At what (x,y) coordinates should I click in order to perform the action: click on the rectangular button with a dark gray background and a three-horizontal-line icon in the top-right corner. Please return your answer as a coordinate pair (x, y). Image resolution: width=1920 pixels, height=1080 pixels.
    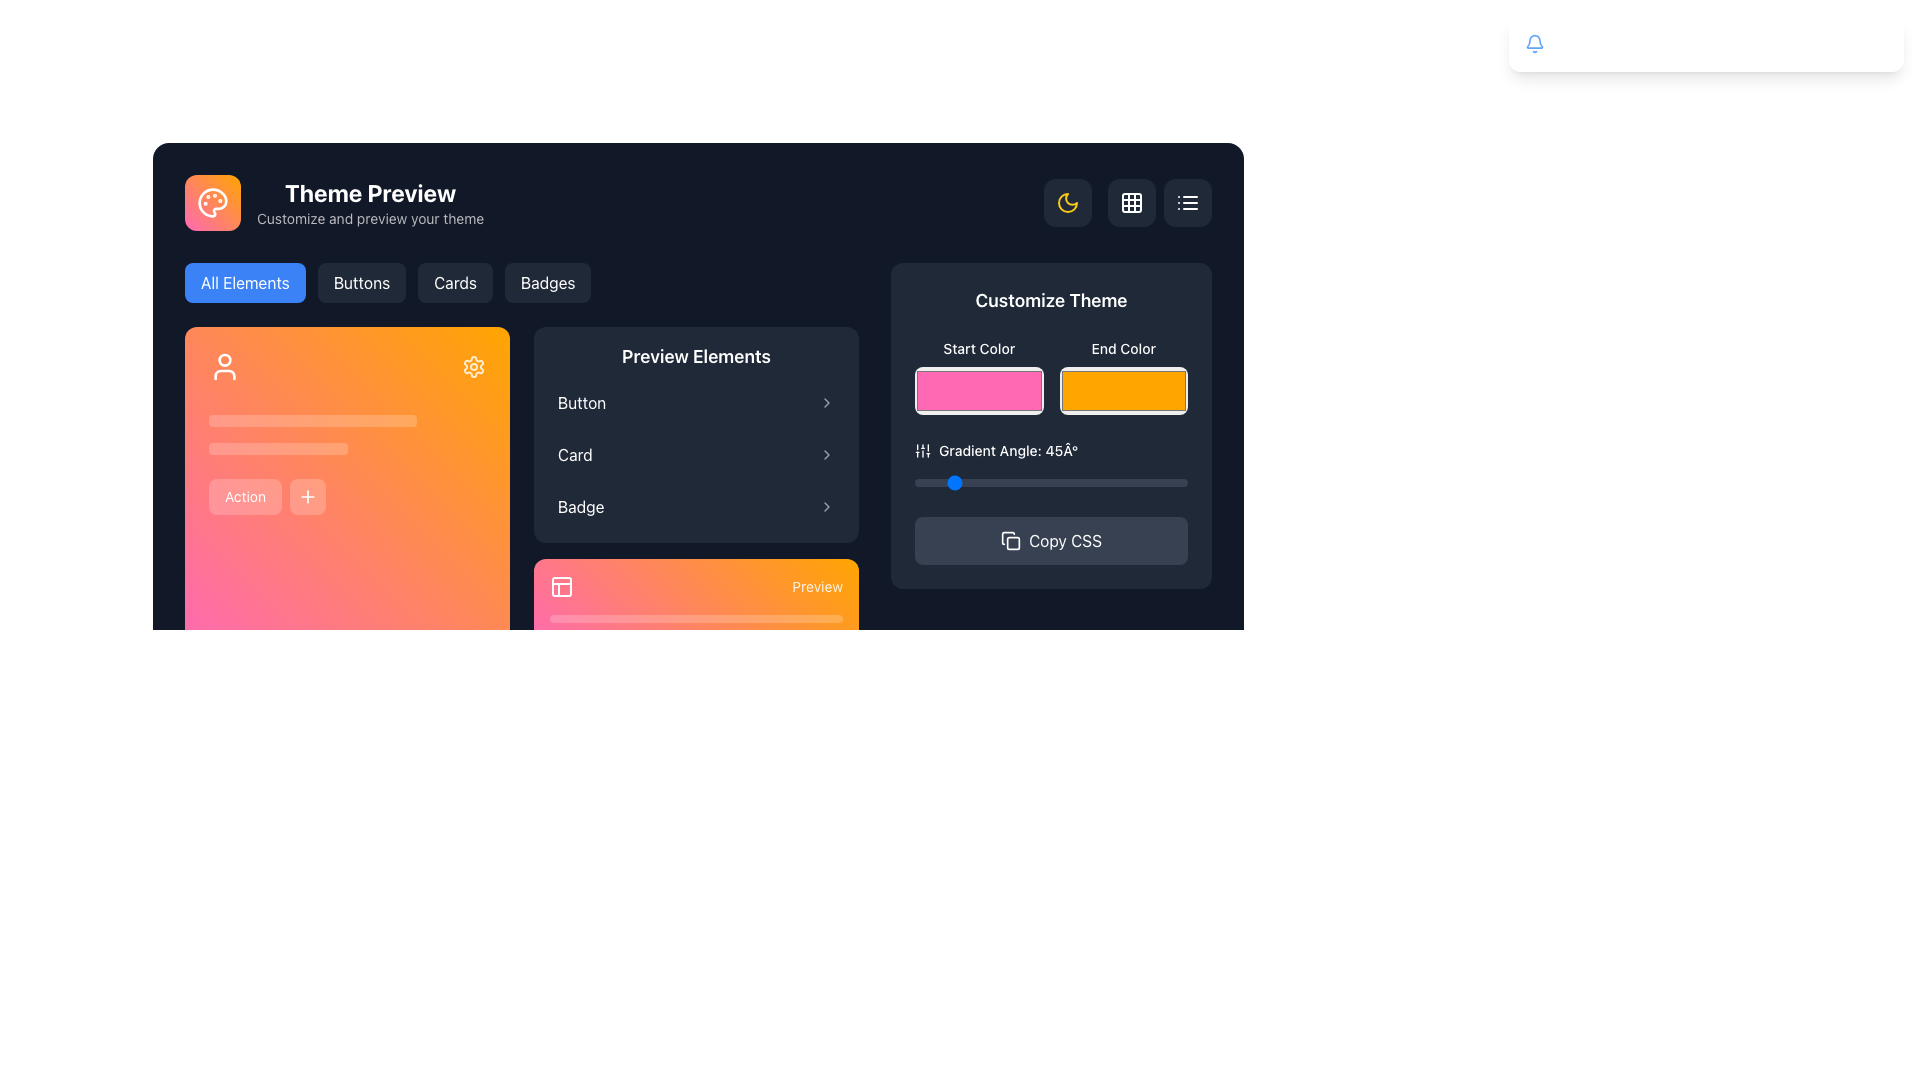
    Looking at the image, I should click on (1188, 203).